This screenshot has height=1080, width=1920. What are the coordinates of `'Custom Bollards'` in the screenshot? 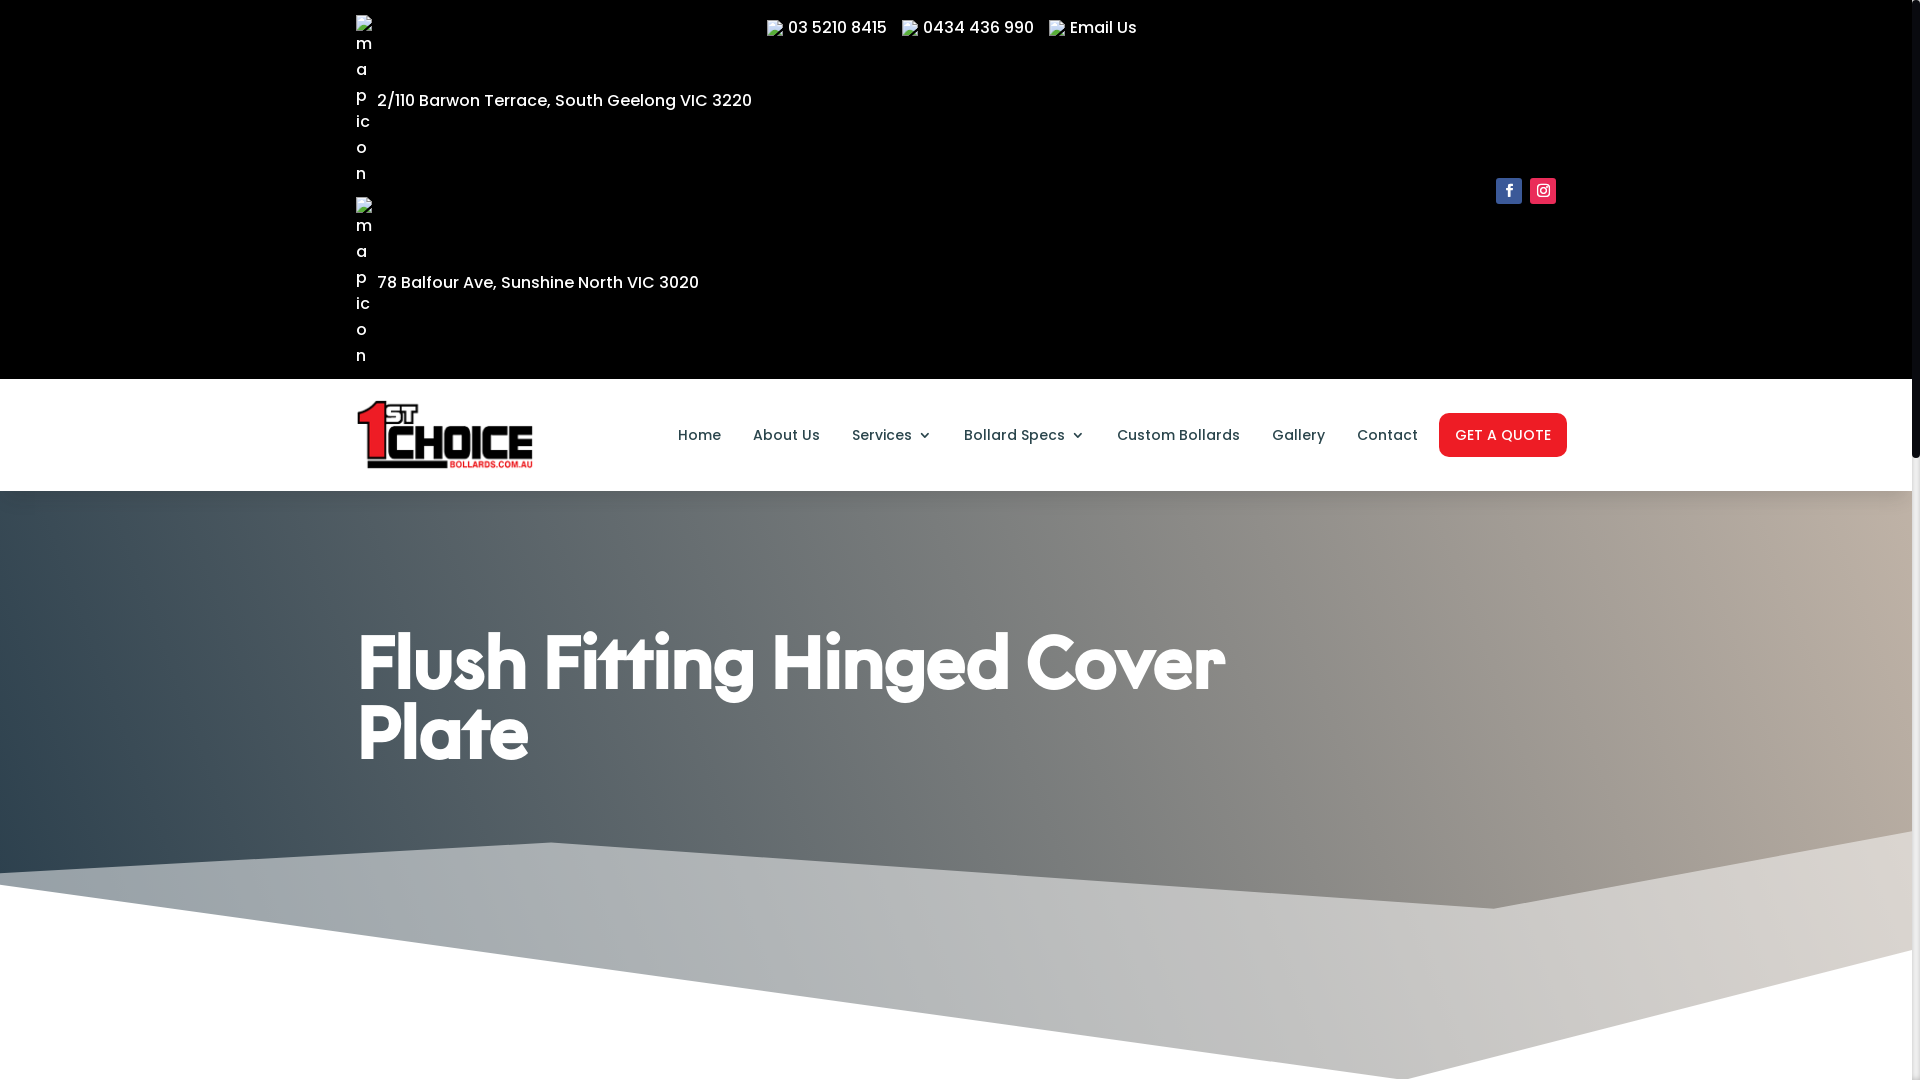 It's located at (1178, 434).